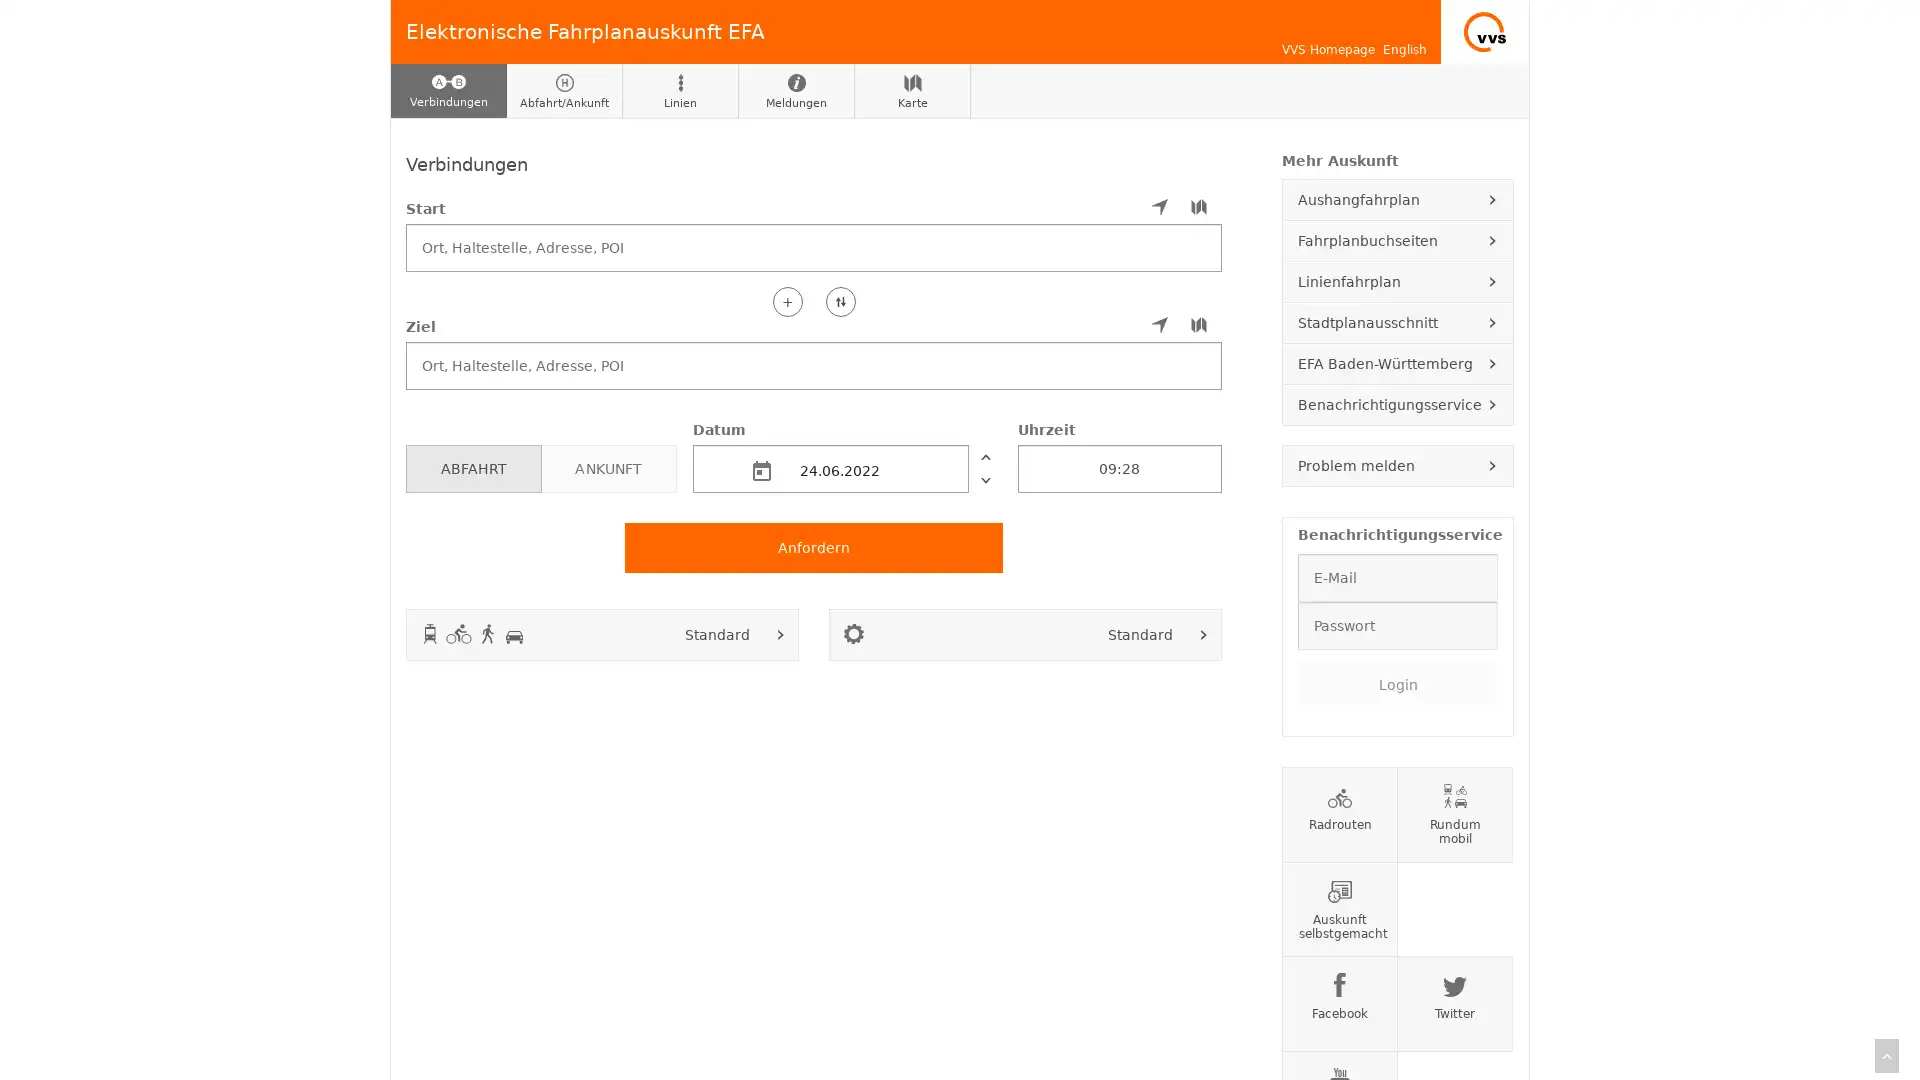  I want to click on Datum 24.06.2022 vorher nachher, so click(846, 455).